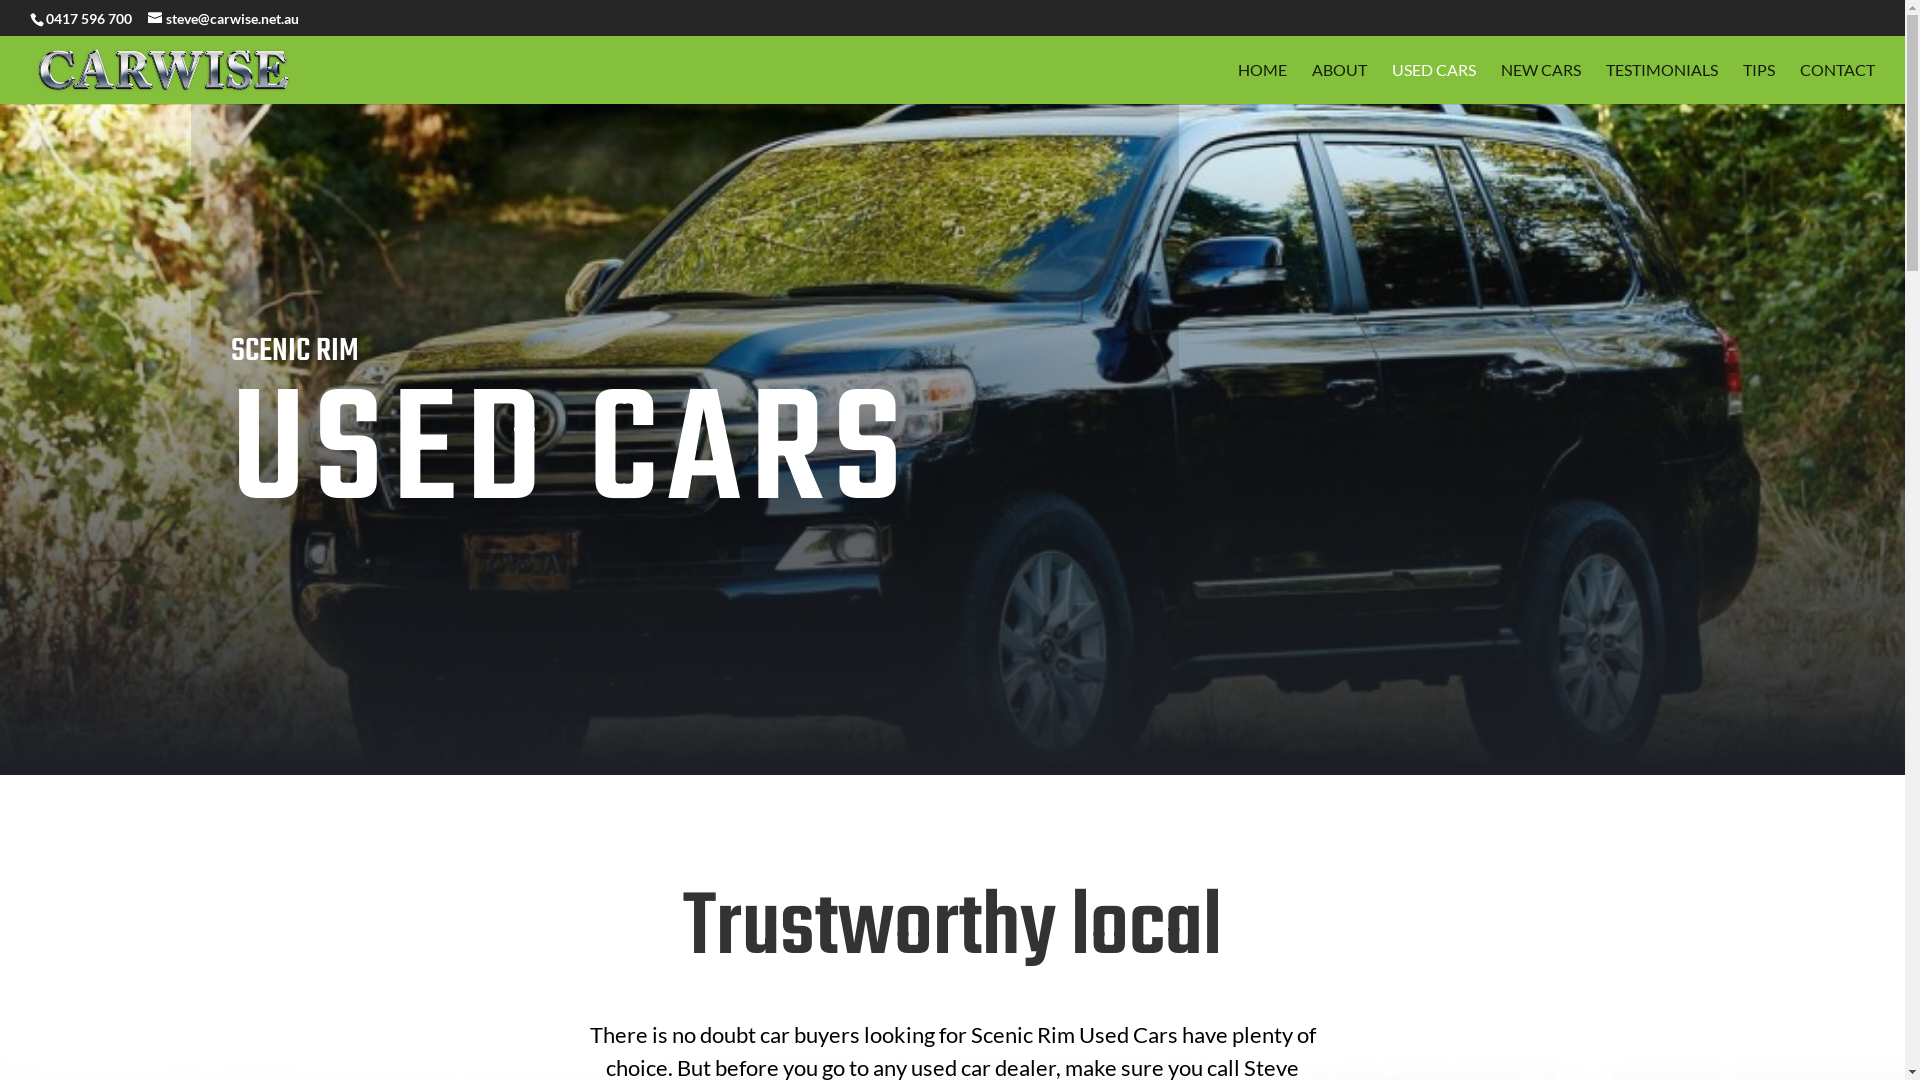 This screenshot has height=1080, width=1920. What do you see at coordinates (1433, 82) in the screenshot?
I see `'USED CARS'` at bounding box center [1433, 82].